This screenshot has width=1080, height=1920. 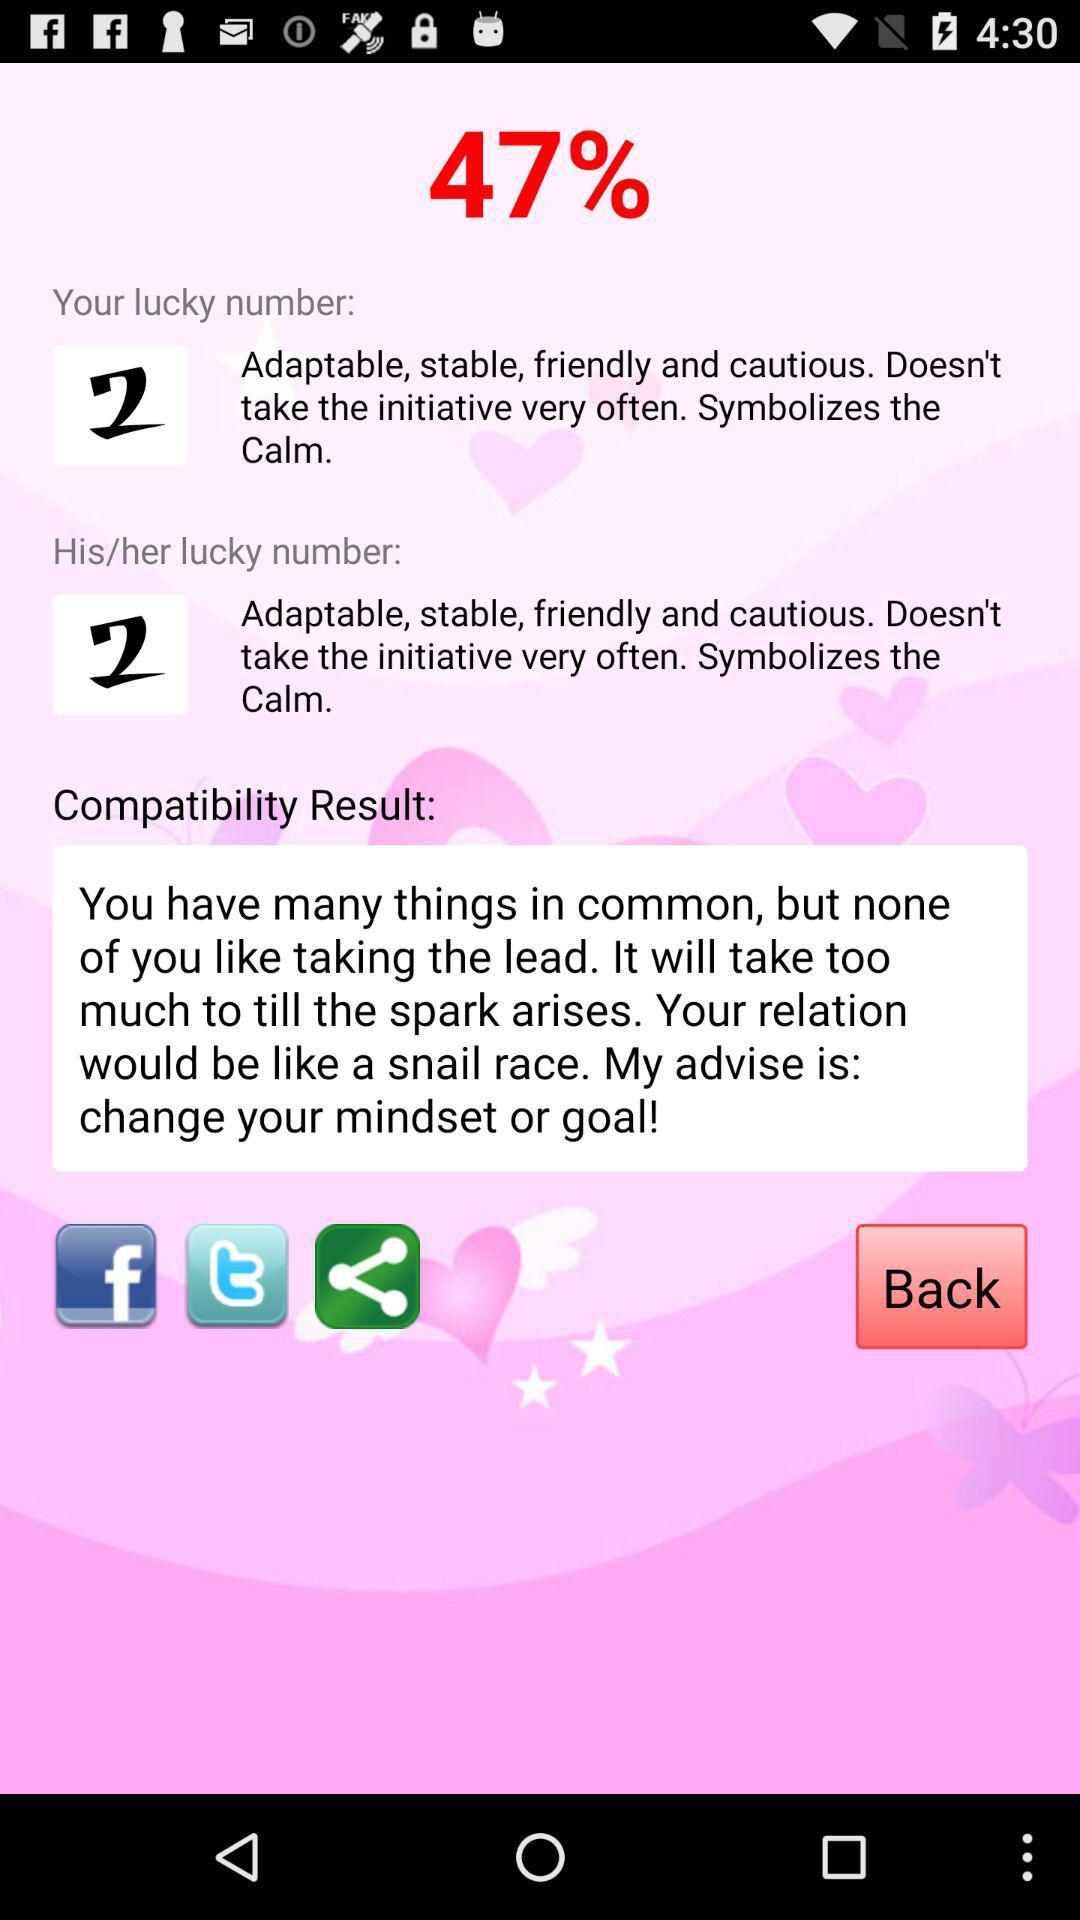 I want to click on the share icon, so click(x=367, y=1365).